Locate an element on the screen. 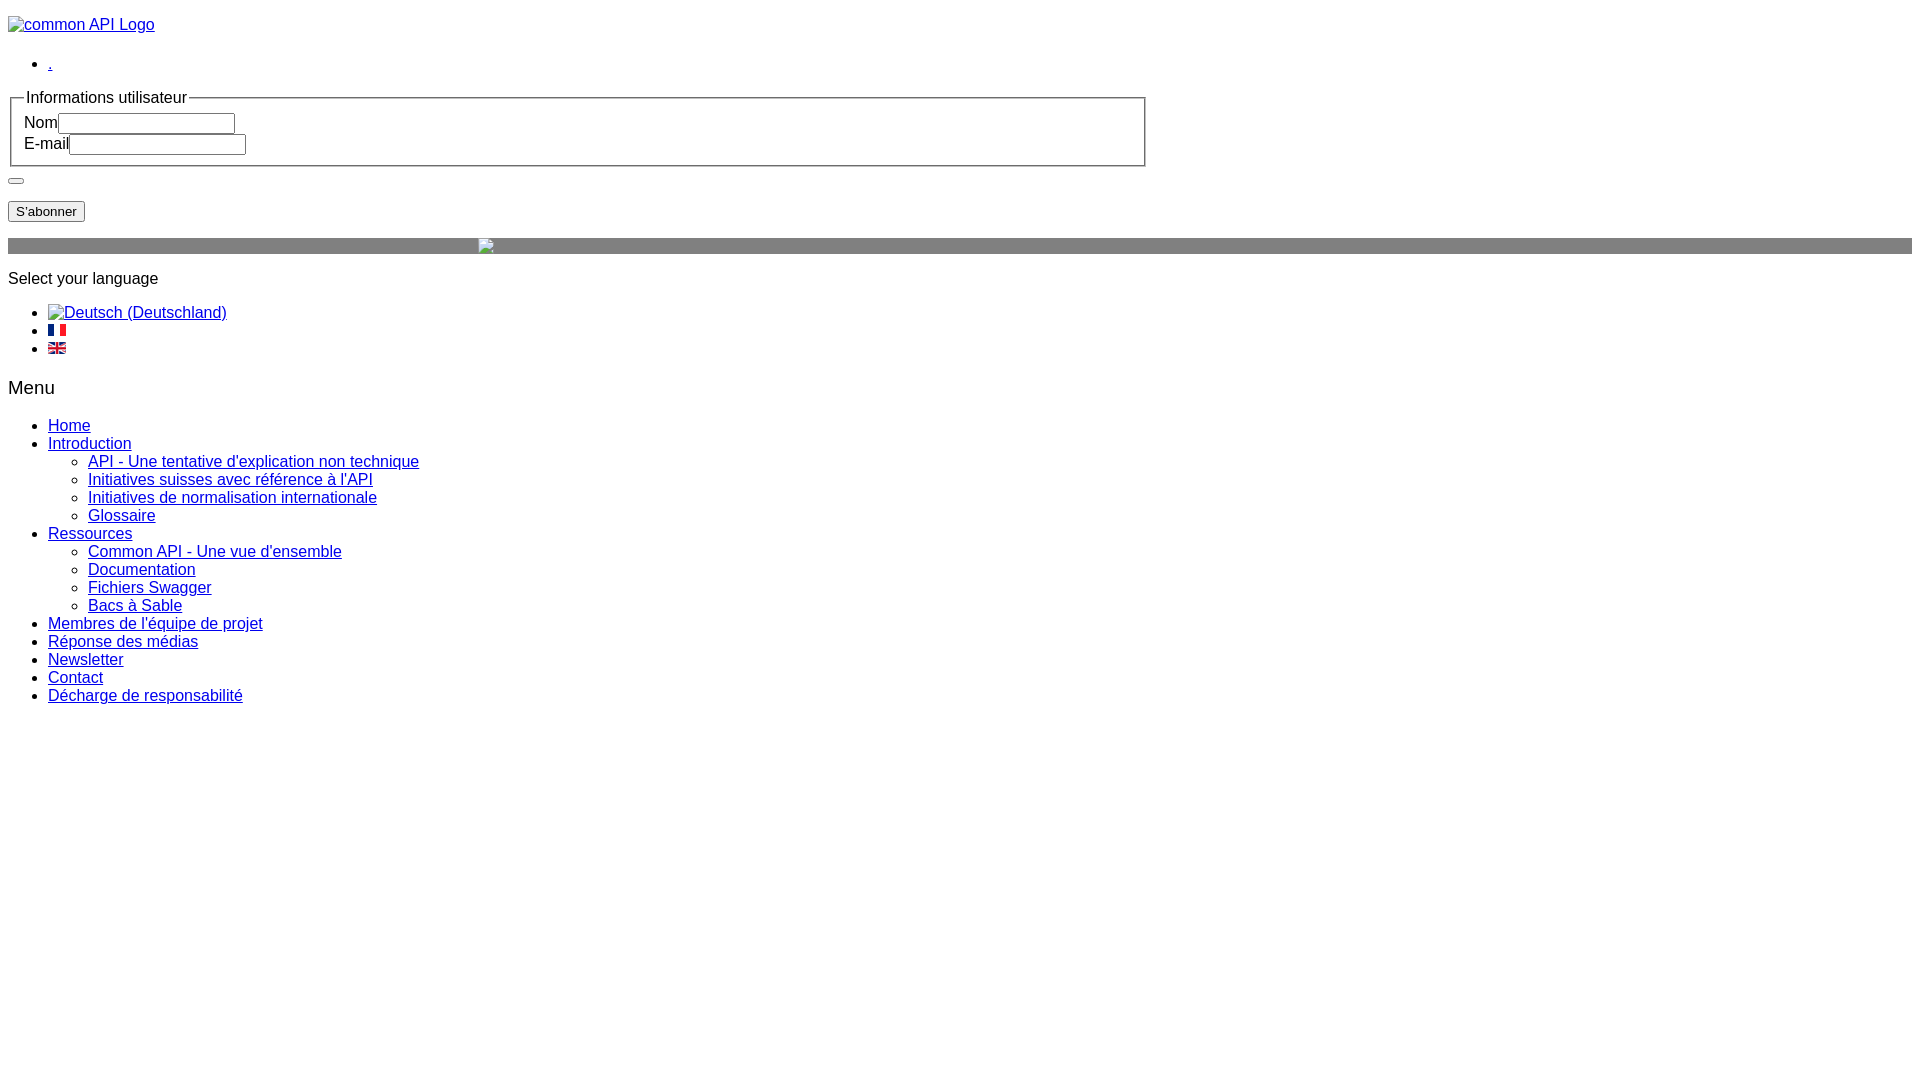 Image resolution: width=1920 pixels, height=1080 pixels. 'Ressources' is located at coordinates (89, 532).